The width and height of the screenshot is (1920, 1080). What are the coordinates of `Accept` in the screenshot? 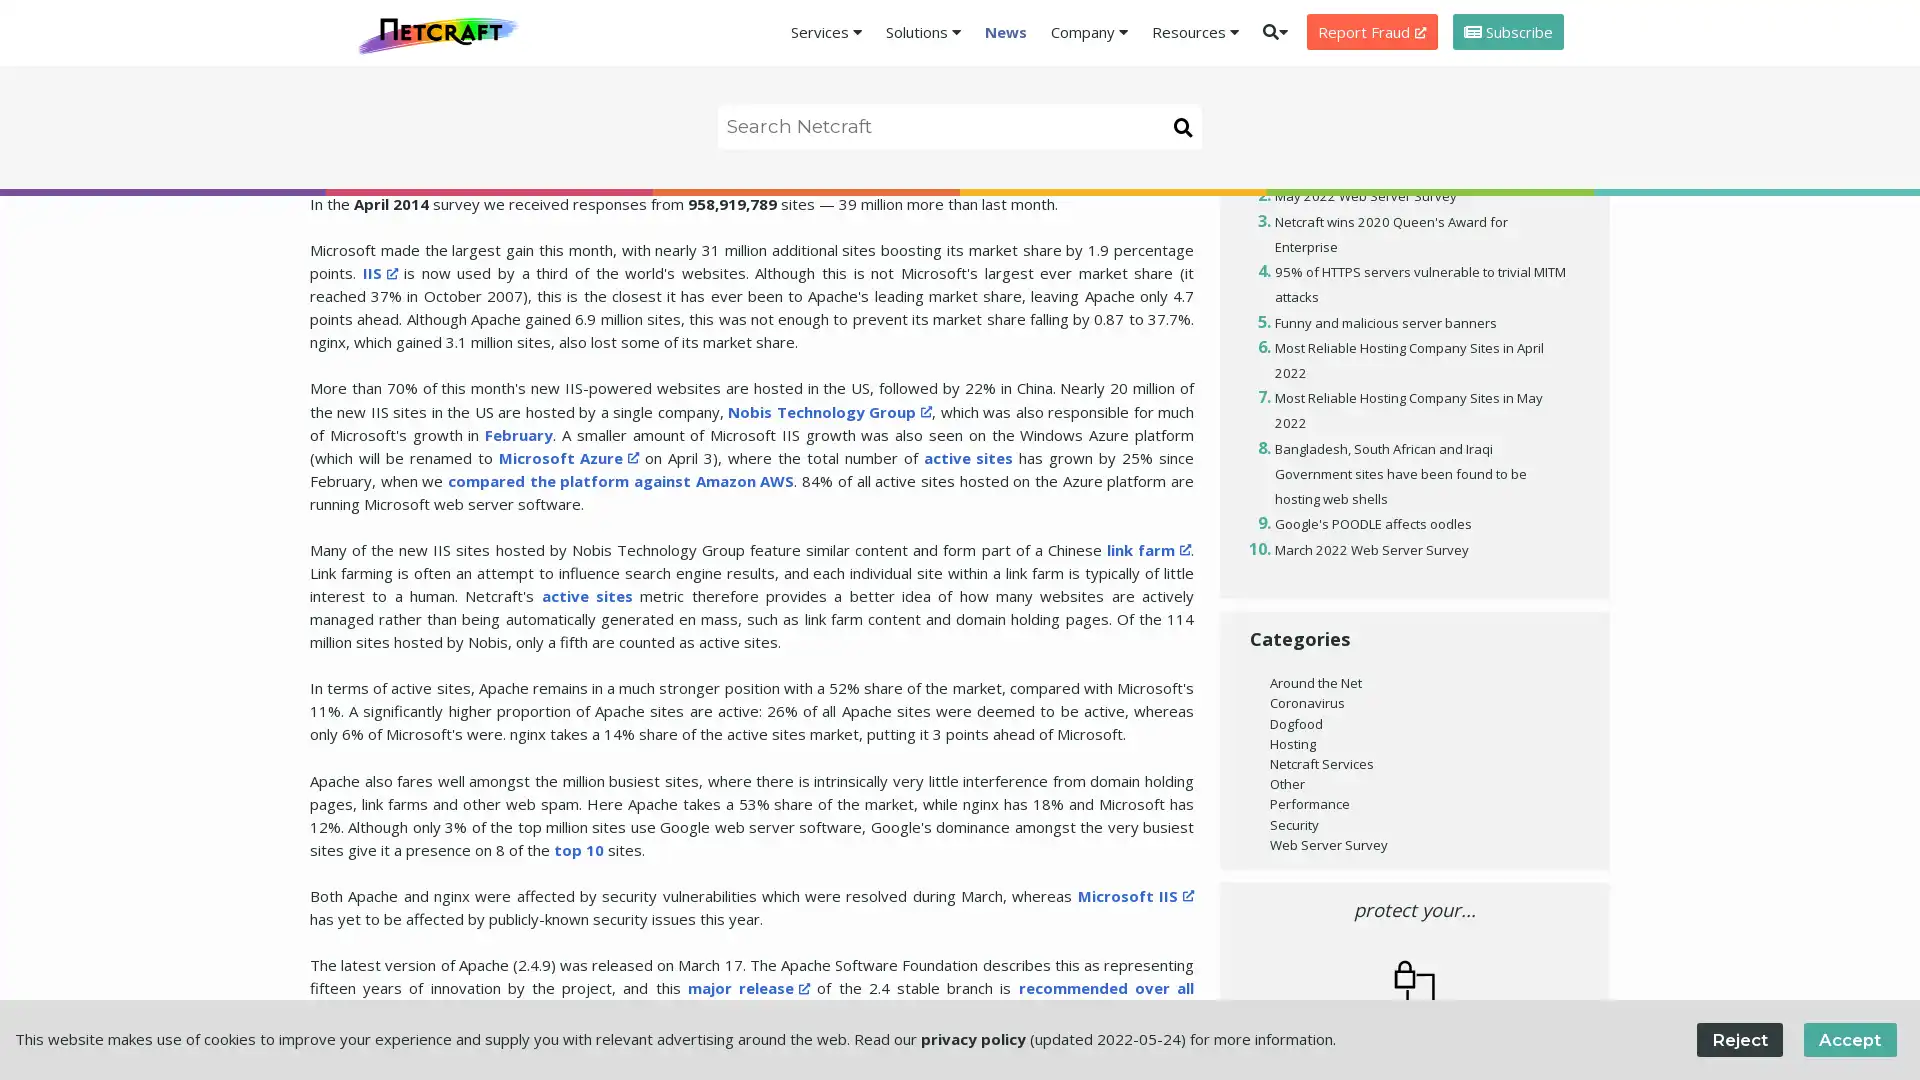 It's located at (1848, 1038).